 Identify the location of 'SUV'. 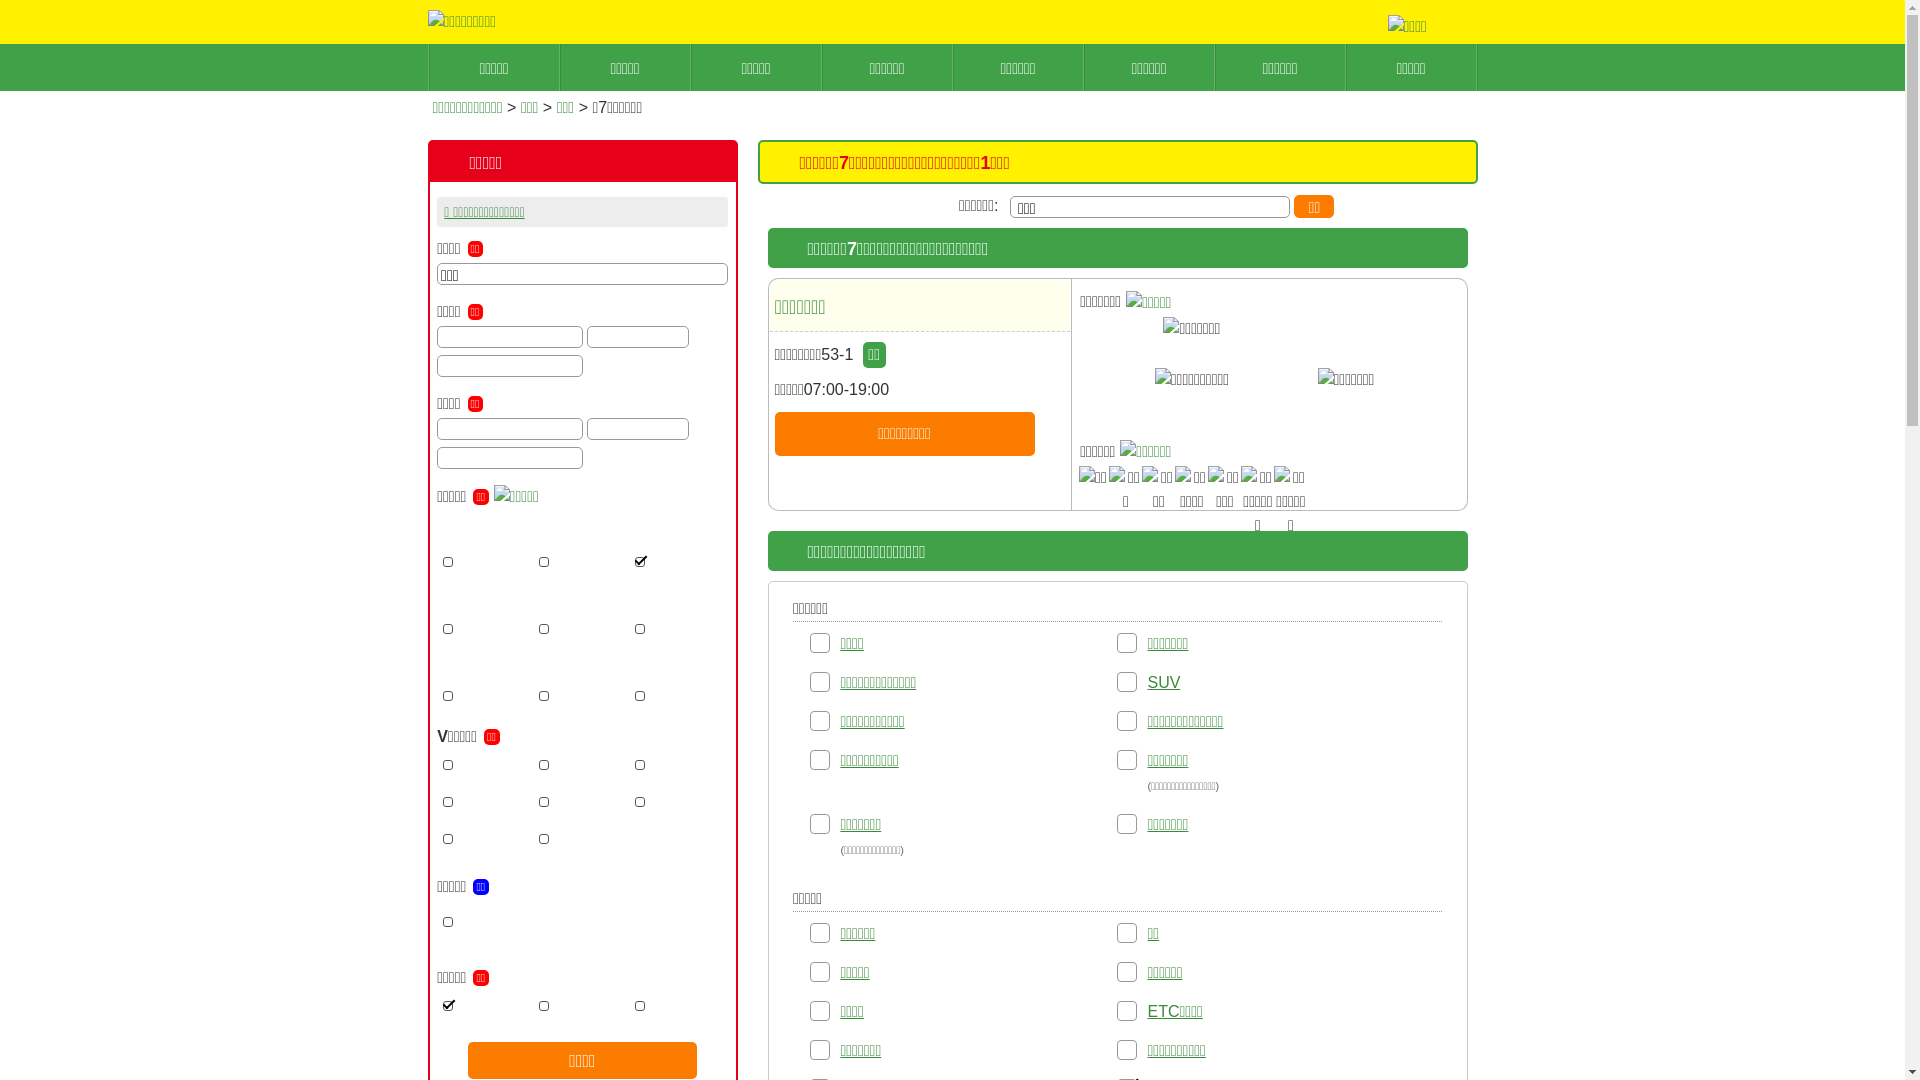
(1163, 681).